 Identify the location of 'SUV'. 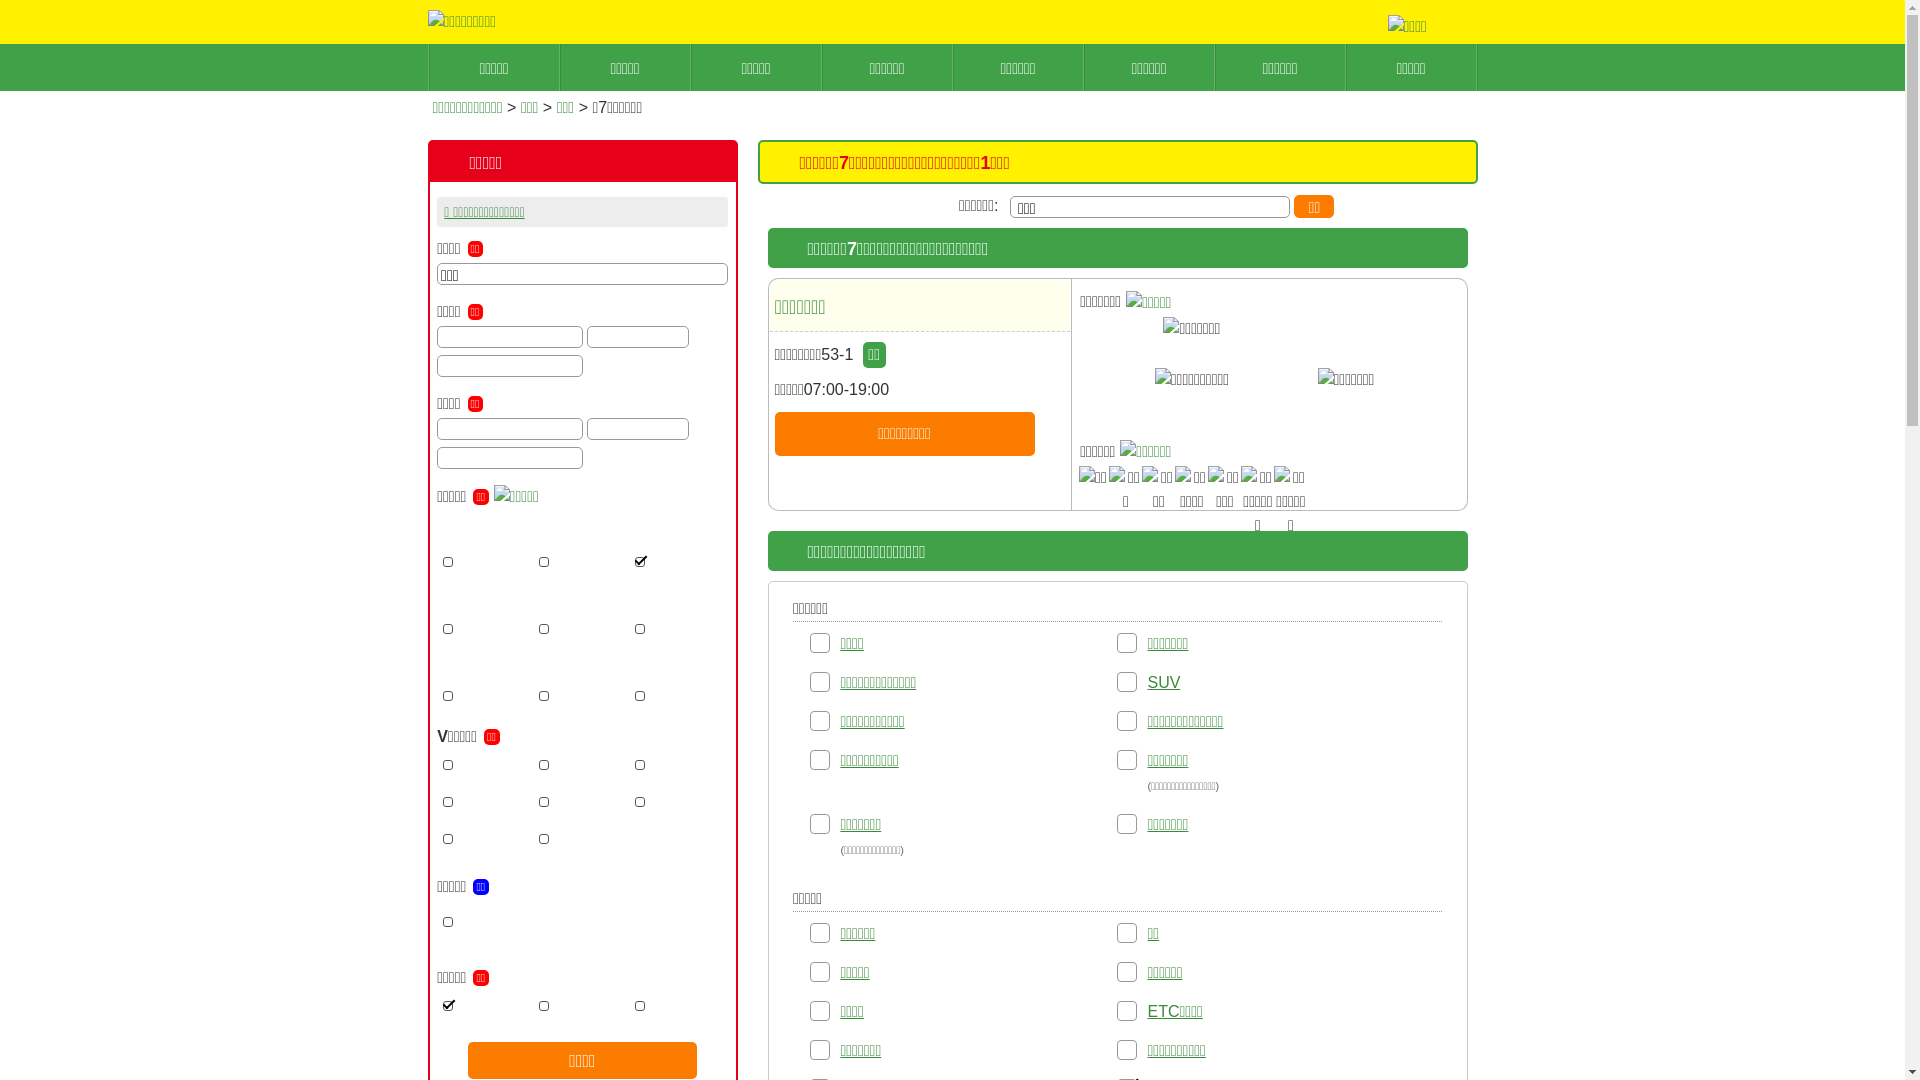
(1163, 681).